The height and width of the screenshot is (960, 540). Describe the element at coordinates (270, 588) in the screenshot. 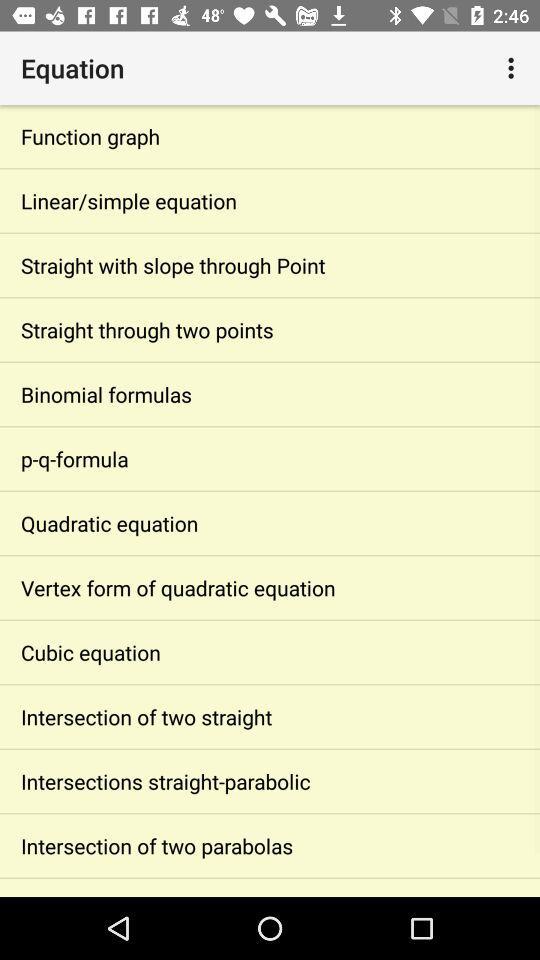

I see `the vertex form of item` at that location.